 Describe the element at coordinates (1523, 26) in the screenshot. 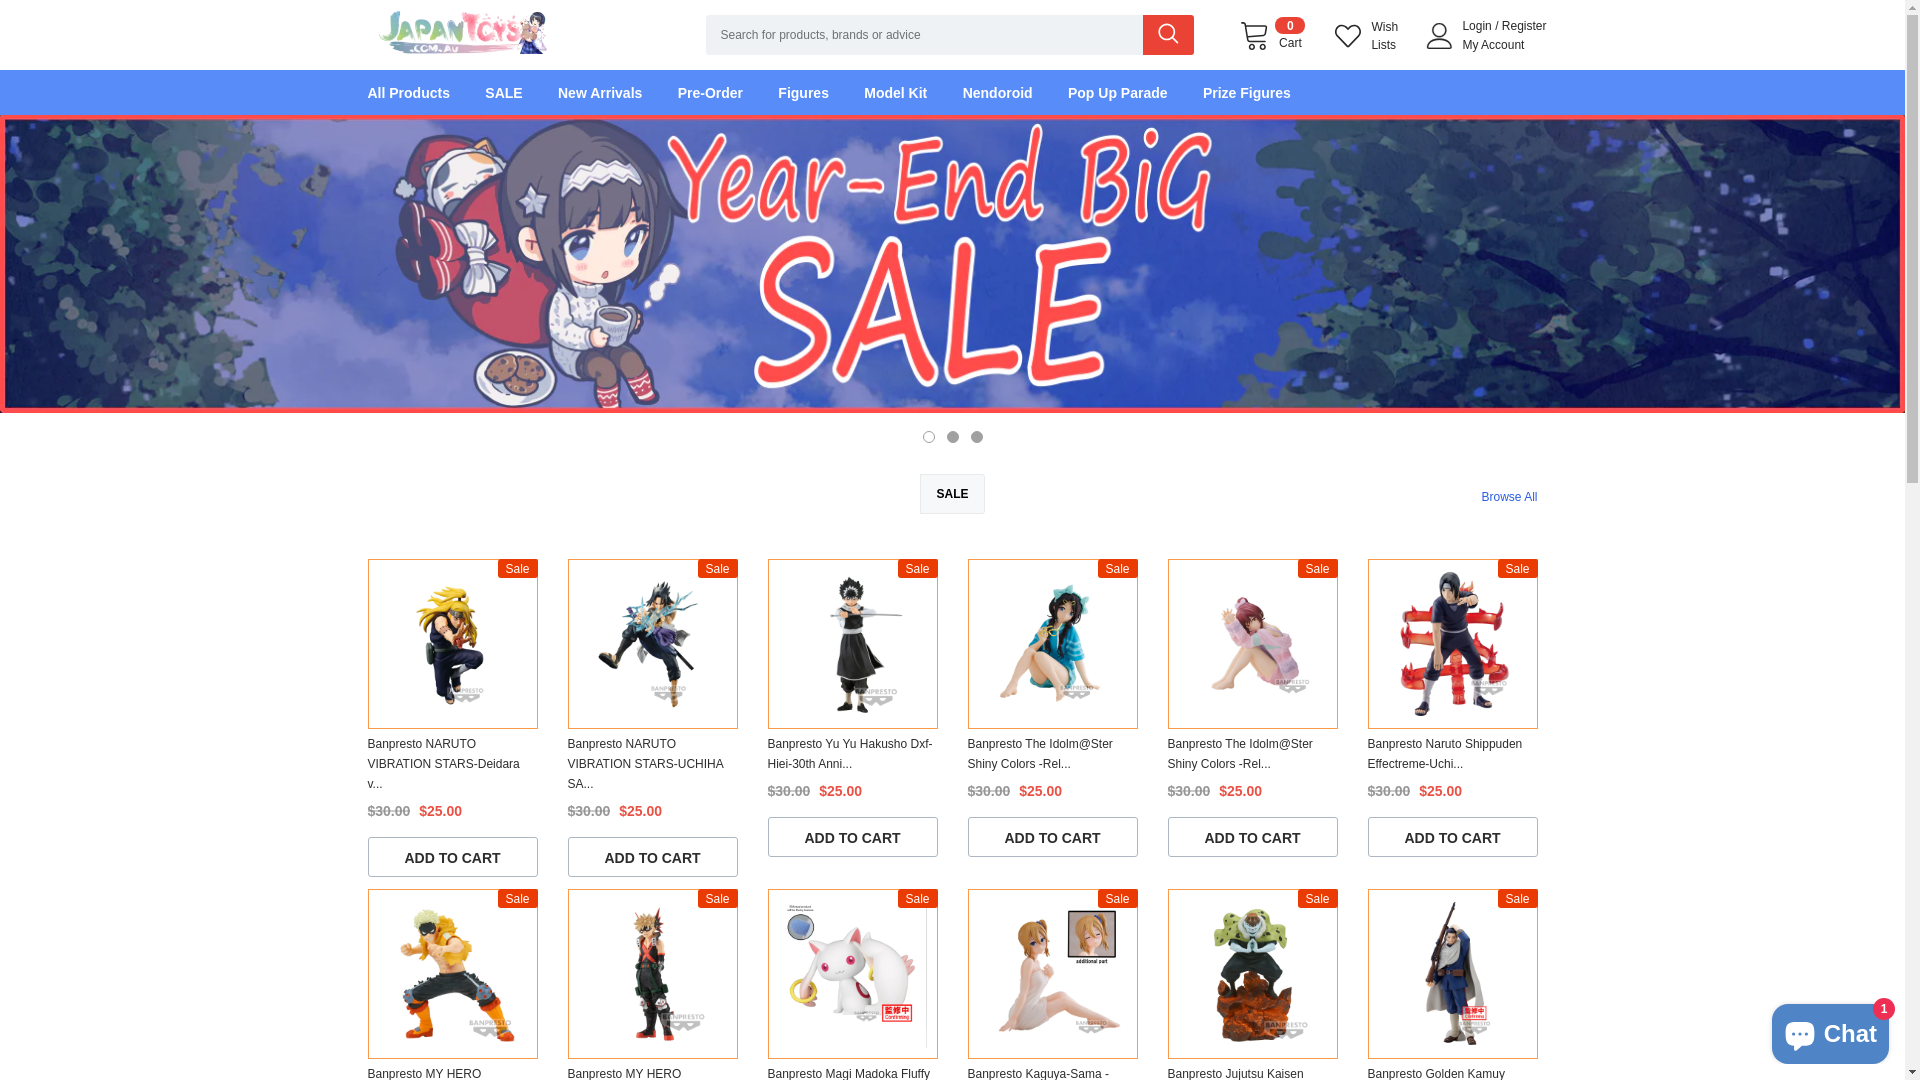

I see `'Register'` at that location.